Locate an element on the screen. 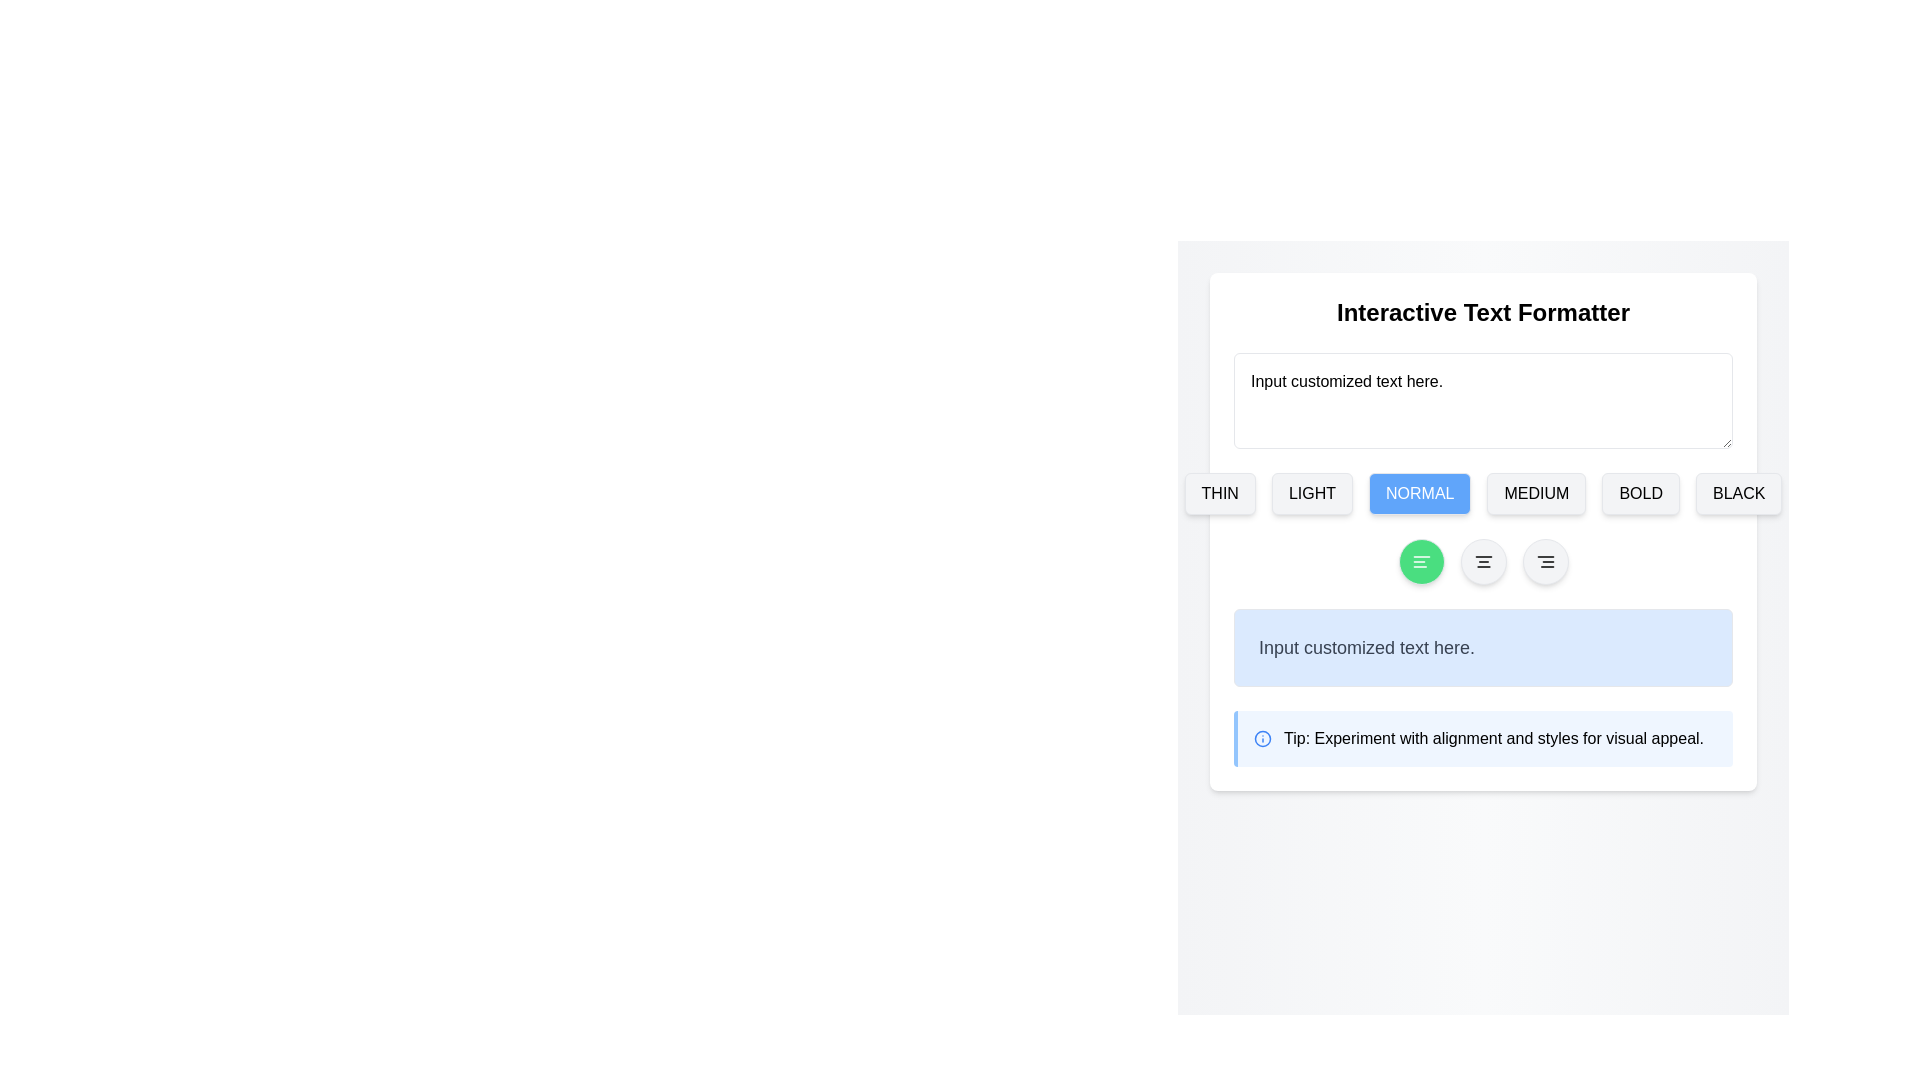 This screenshot has height=1080, width=1920. the alignment icon representing right text alignment, which is the third icon in a horizontal group of alignment options, to align text to the right is located at coordinates (1544, 562).